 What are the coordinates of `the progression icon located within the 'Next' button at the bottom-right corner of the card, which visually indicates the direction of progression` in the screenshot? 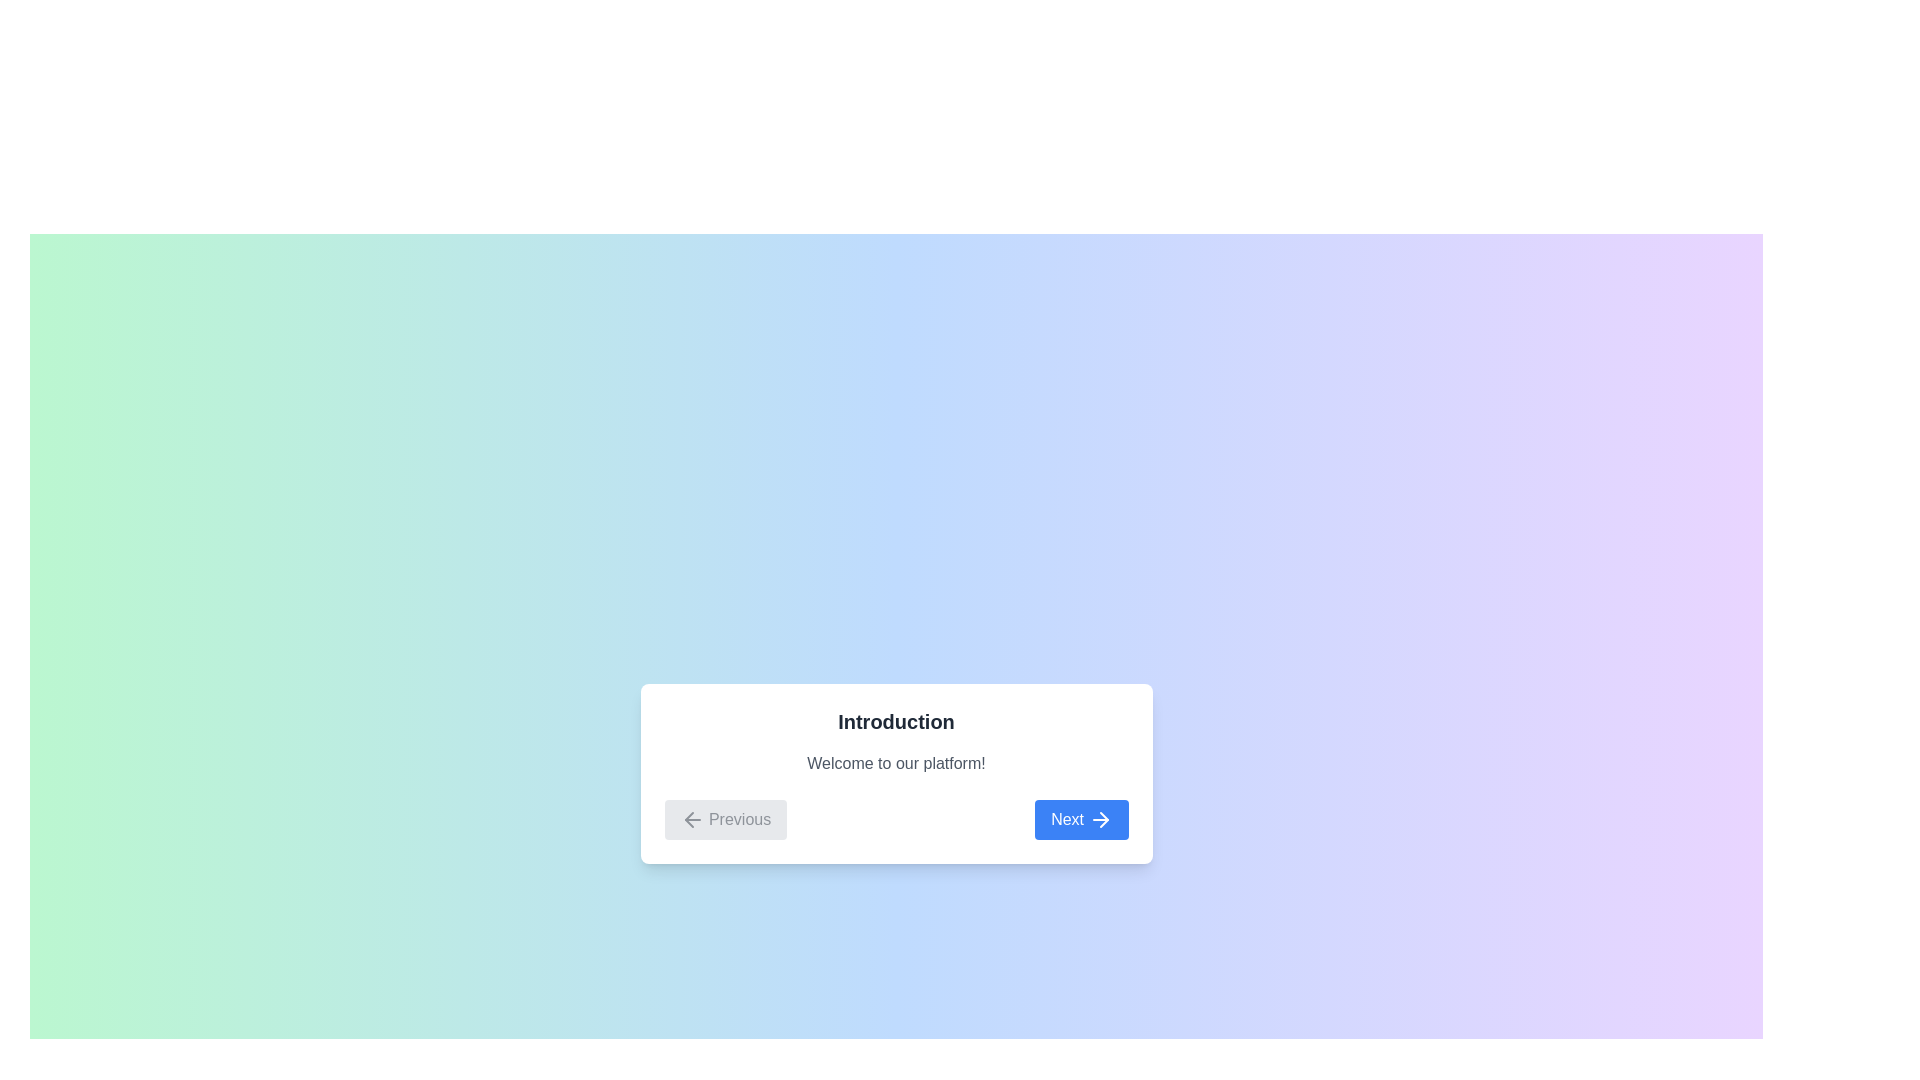 It's located at (1103, 820).